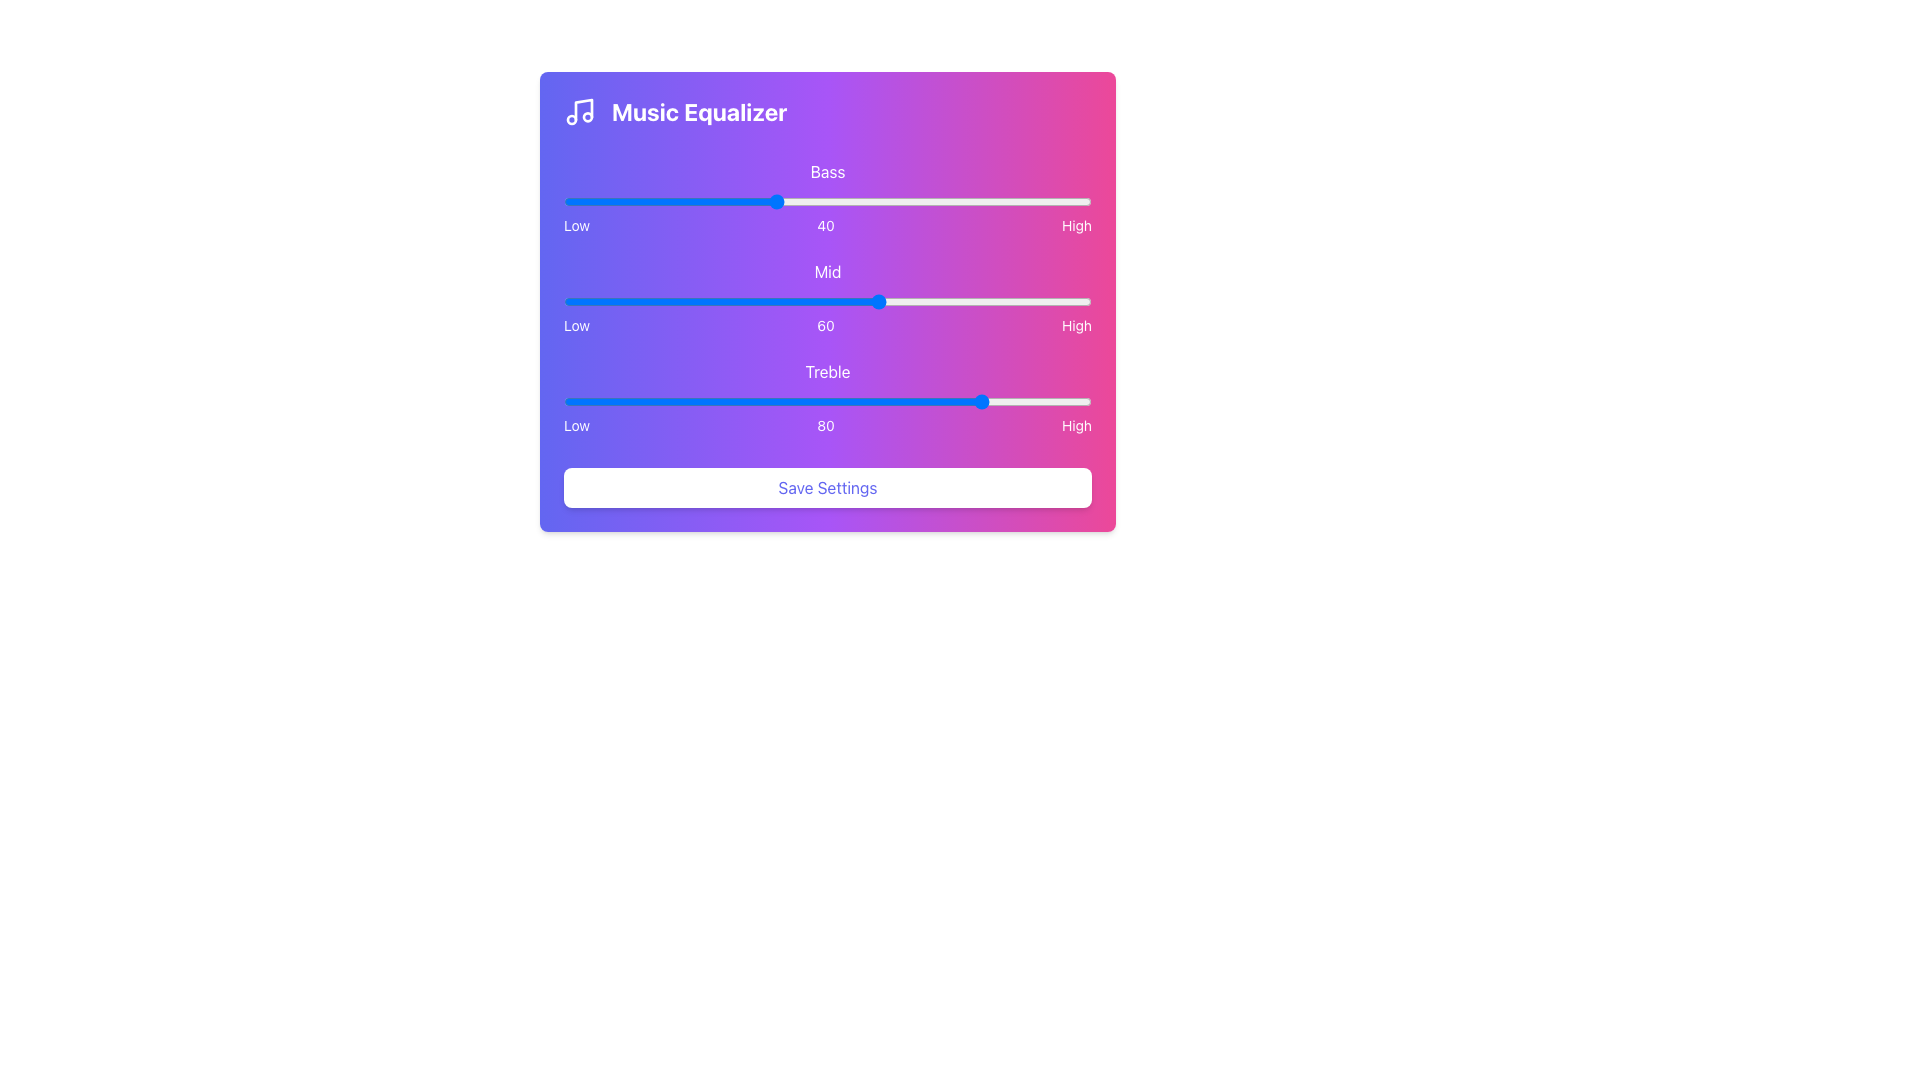 The image size is (1920, 1080). I want to click on mid-range frequency, so click(1023, 301).